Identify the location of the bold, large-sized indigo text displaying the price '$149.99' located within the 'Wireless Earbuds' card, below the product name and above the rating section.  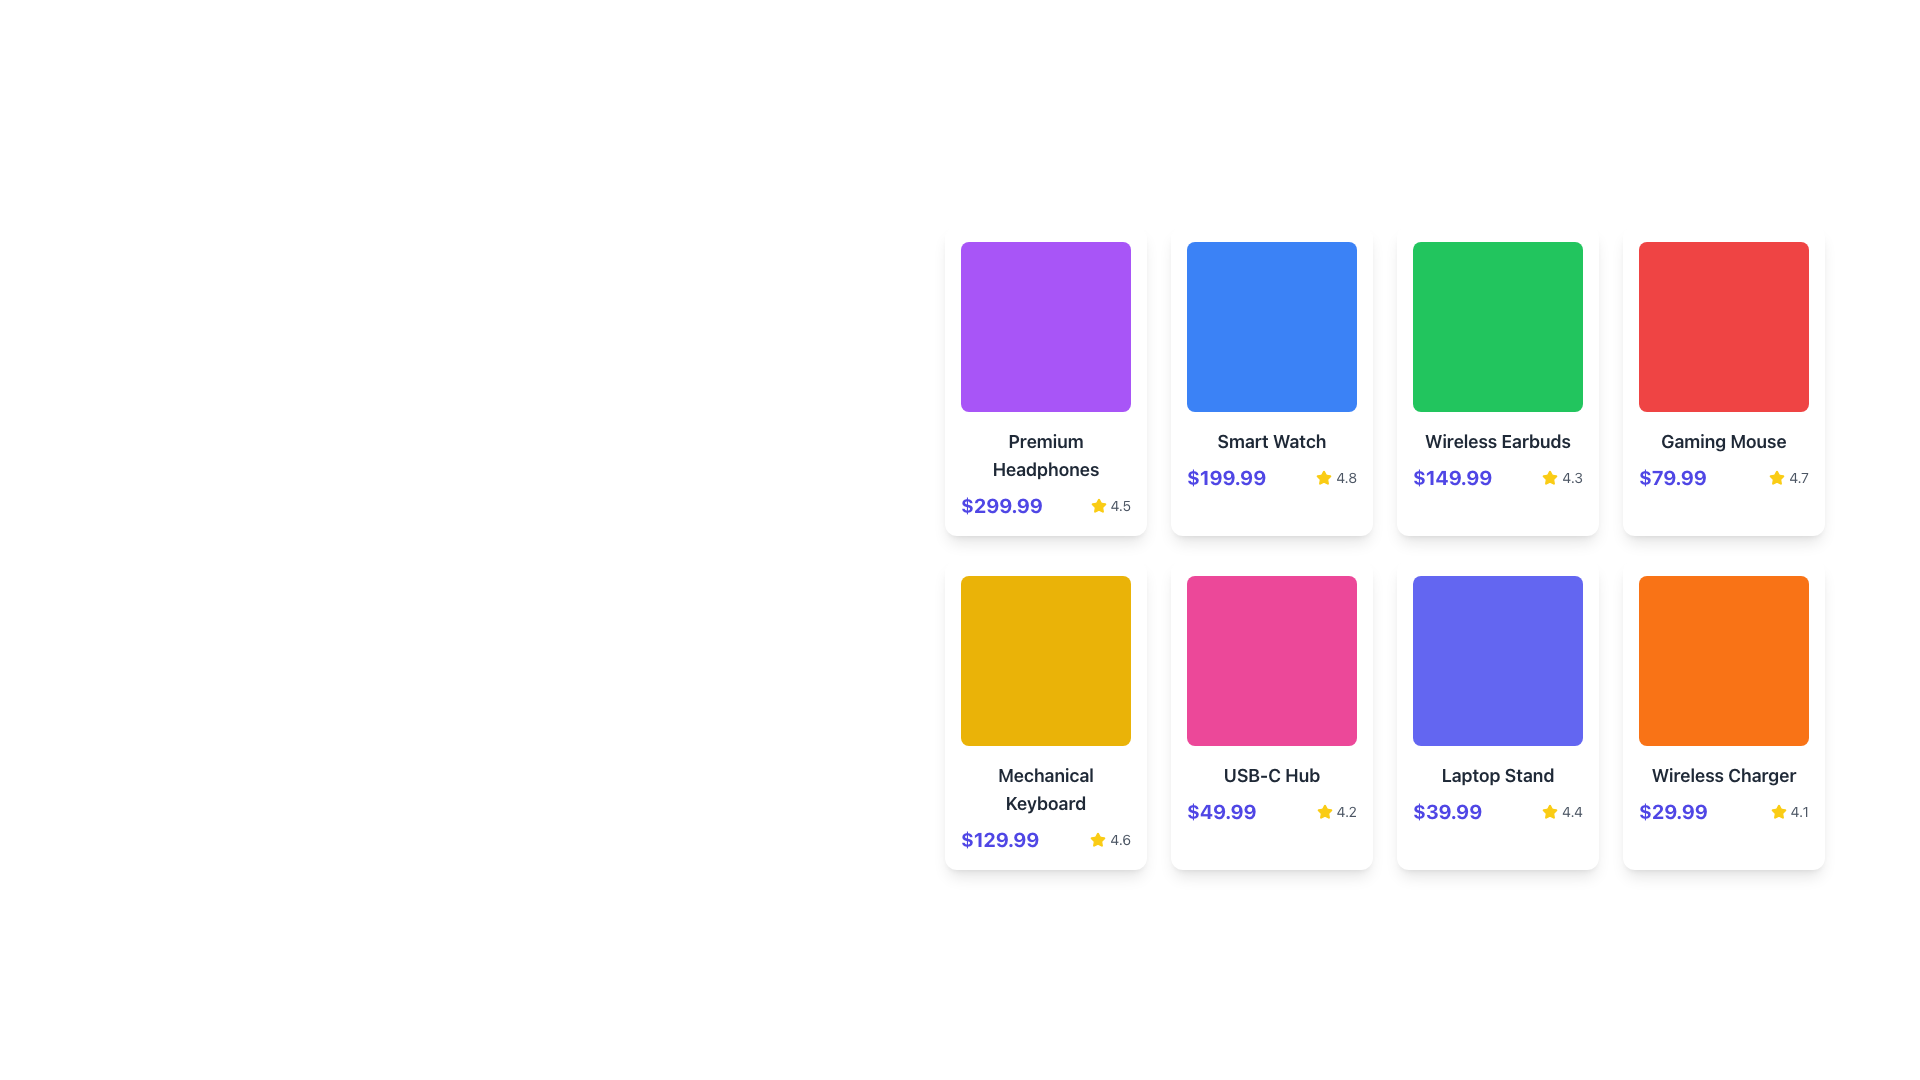
(1452, 478).